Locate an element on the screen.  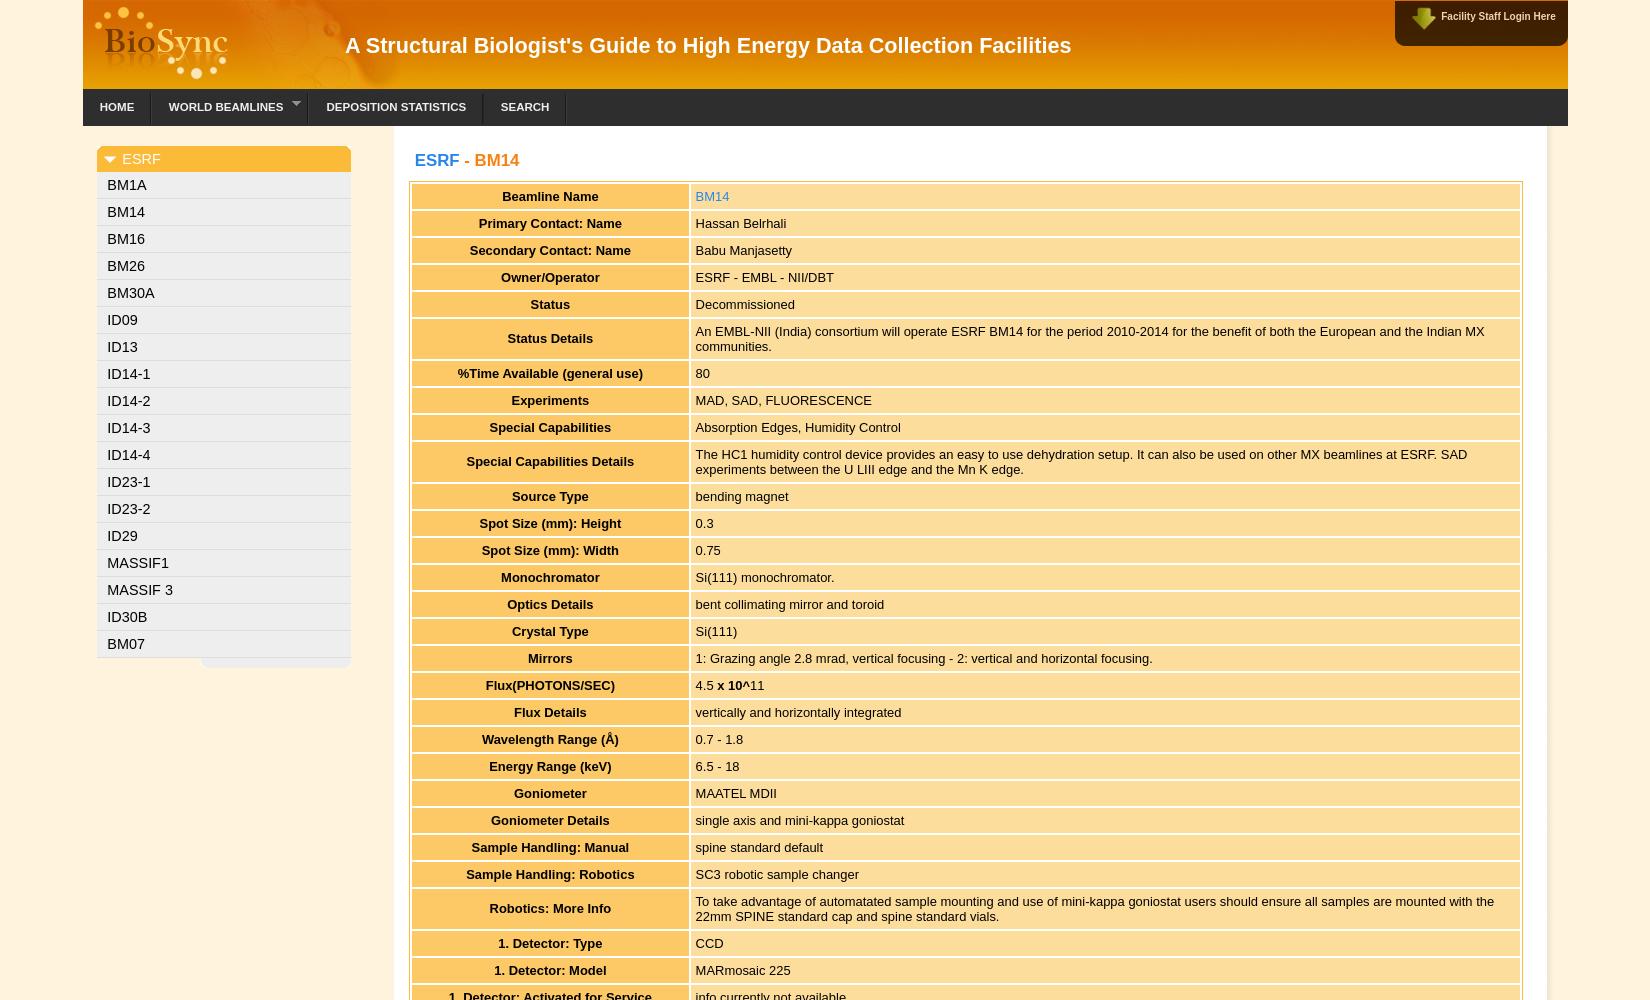
'Status Details' is located at coordinates (548, 337).